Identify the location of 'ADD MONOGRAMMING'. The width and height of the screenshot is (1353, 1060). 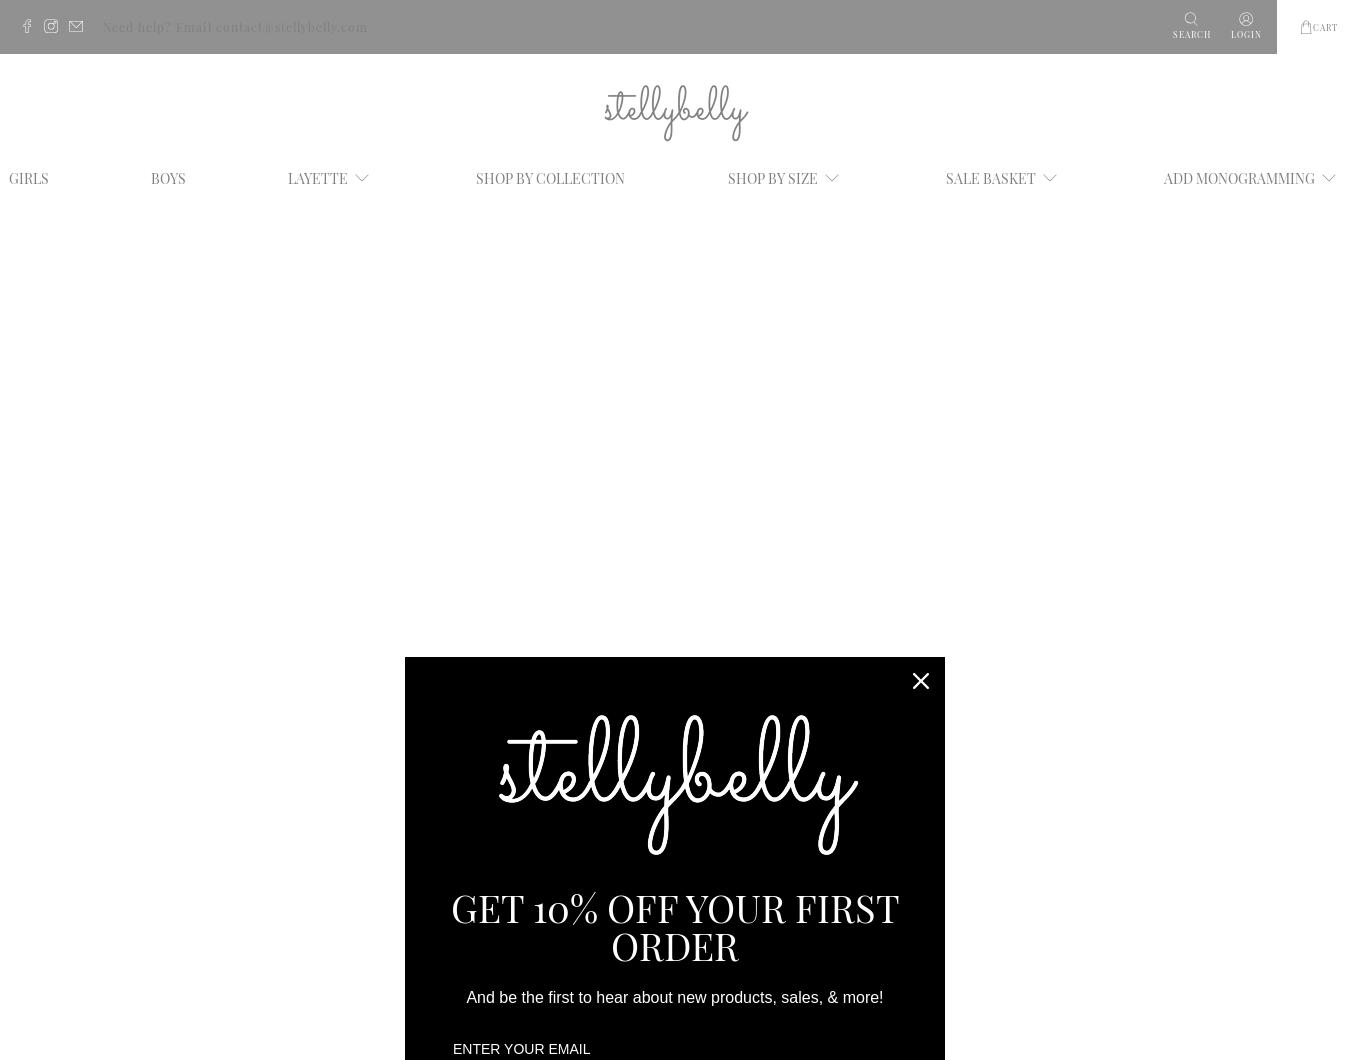
(1237, 176).